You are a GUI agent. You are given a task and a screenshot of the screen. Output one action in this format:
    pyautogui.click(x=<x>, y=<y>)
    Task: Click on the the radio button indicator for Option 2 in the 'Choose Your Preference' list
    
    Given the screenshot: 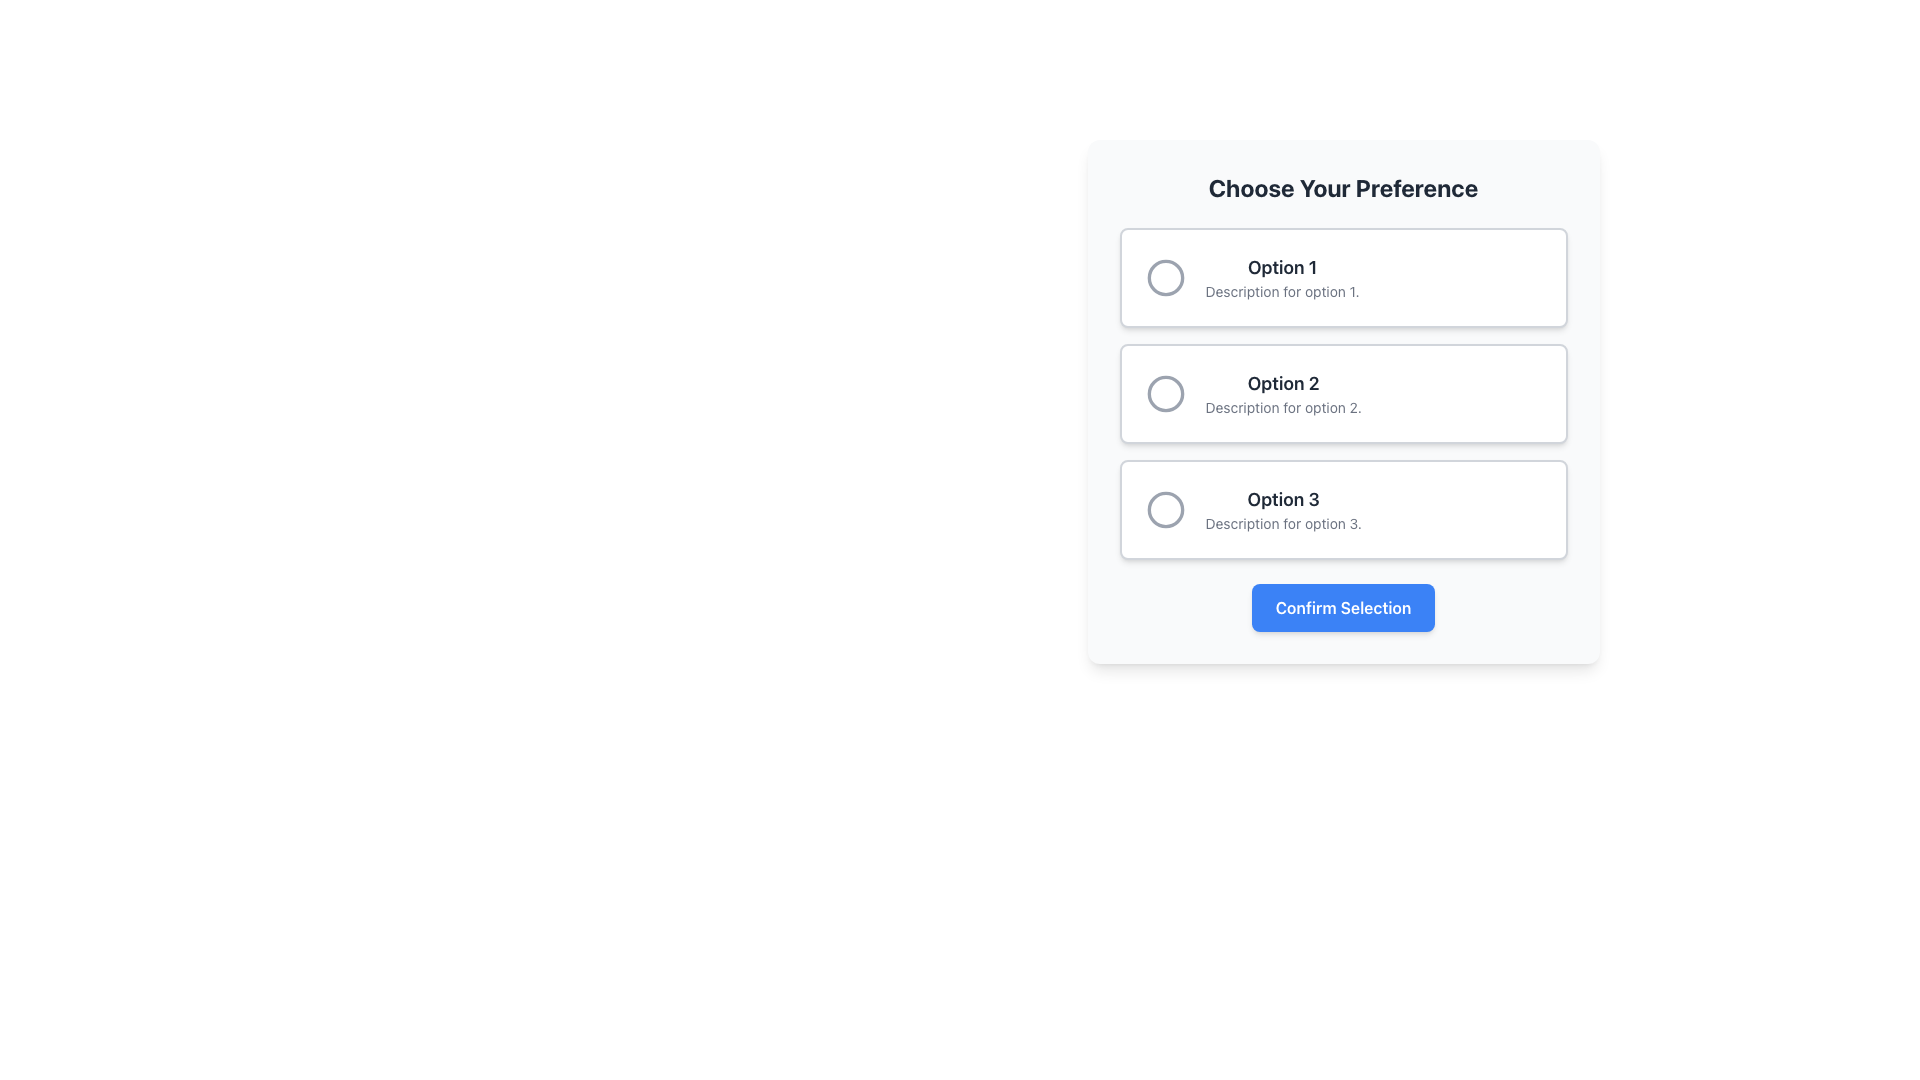 What is the action you would take?
    pyautogui.click(x=1165, y=393)
    